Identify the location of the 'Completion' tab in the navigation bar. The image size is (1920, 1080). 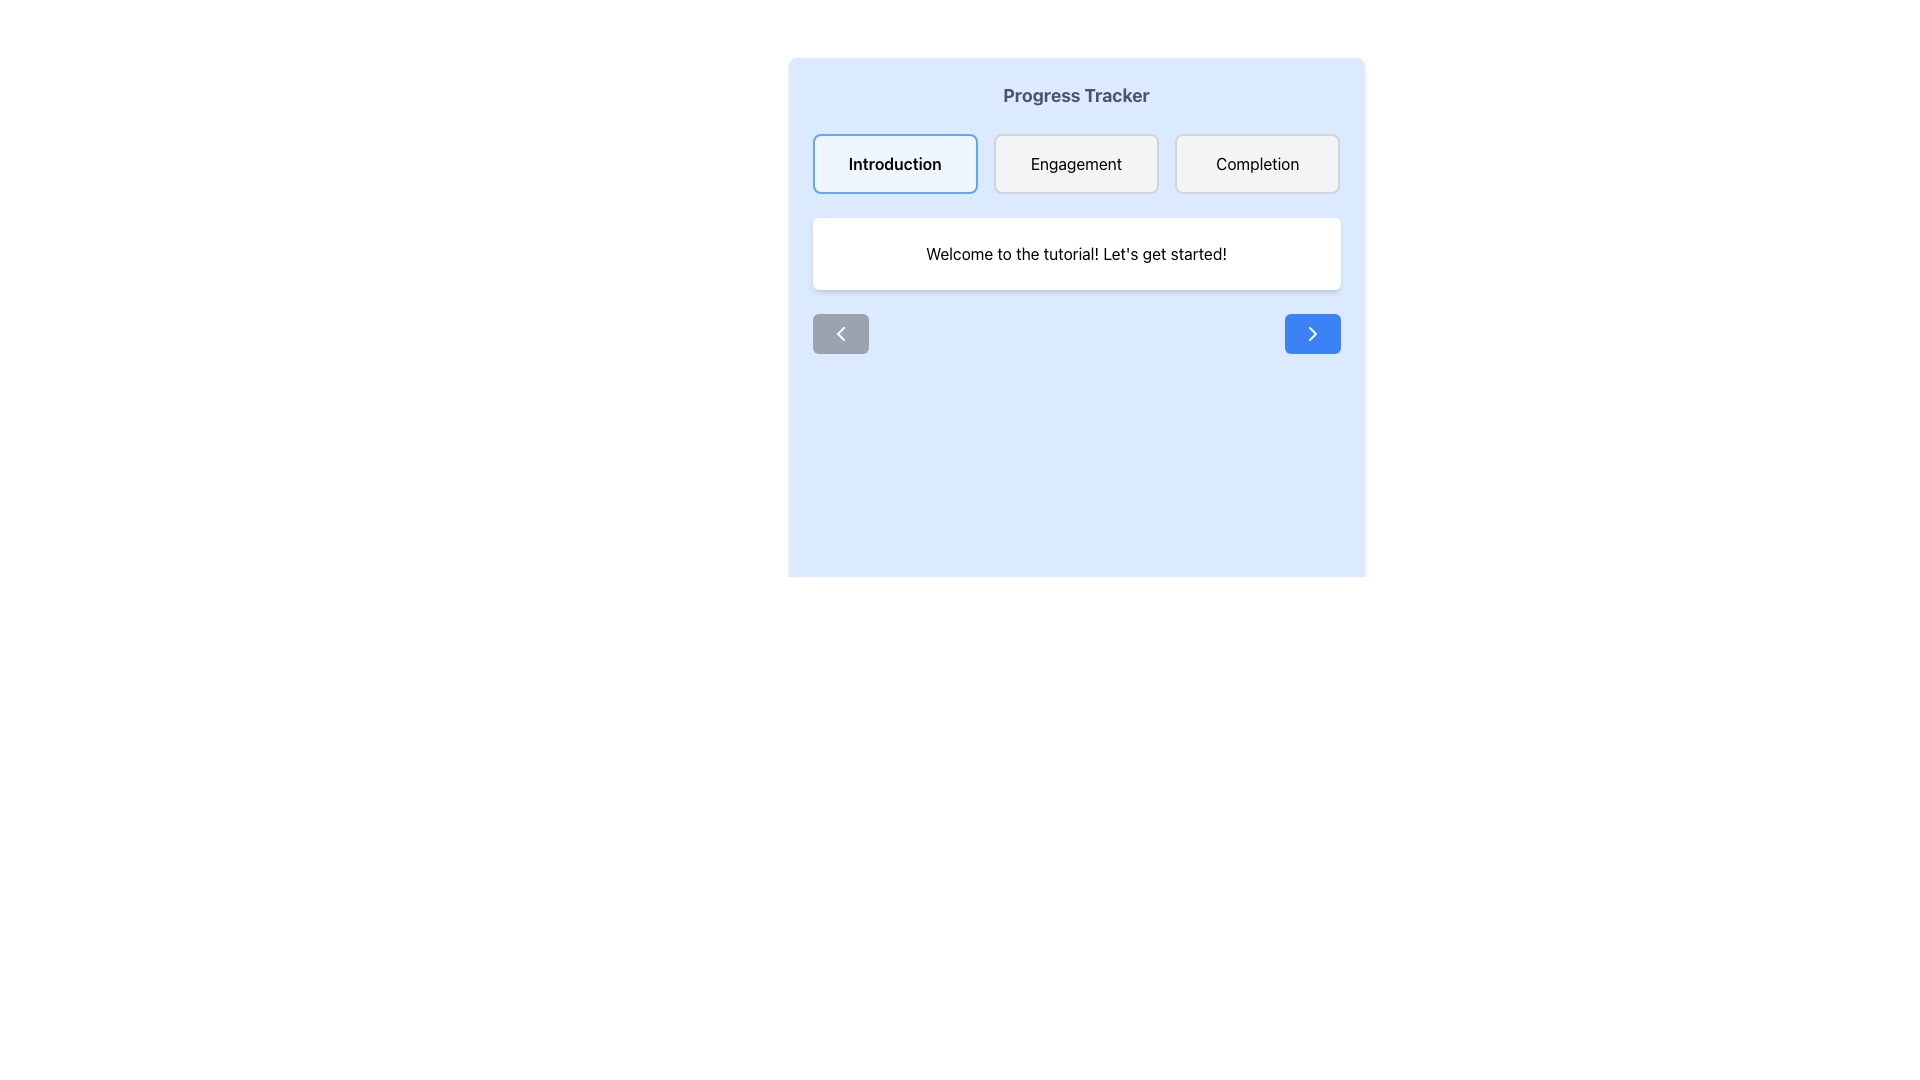
(1256, 163).